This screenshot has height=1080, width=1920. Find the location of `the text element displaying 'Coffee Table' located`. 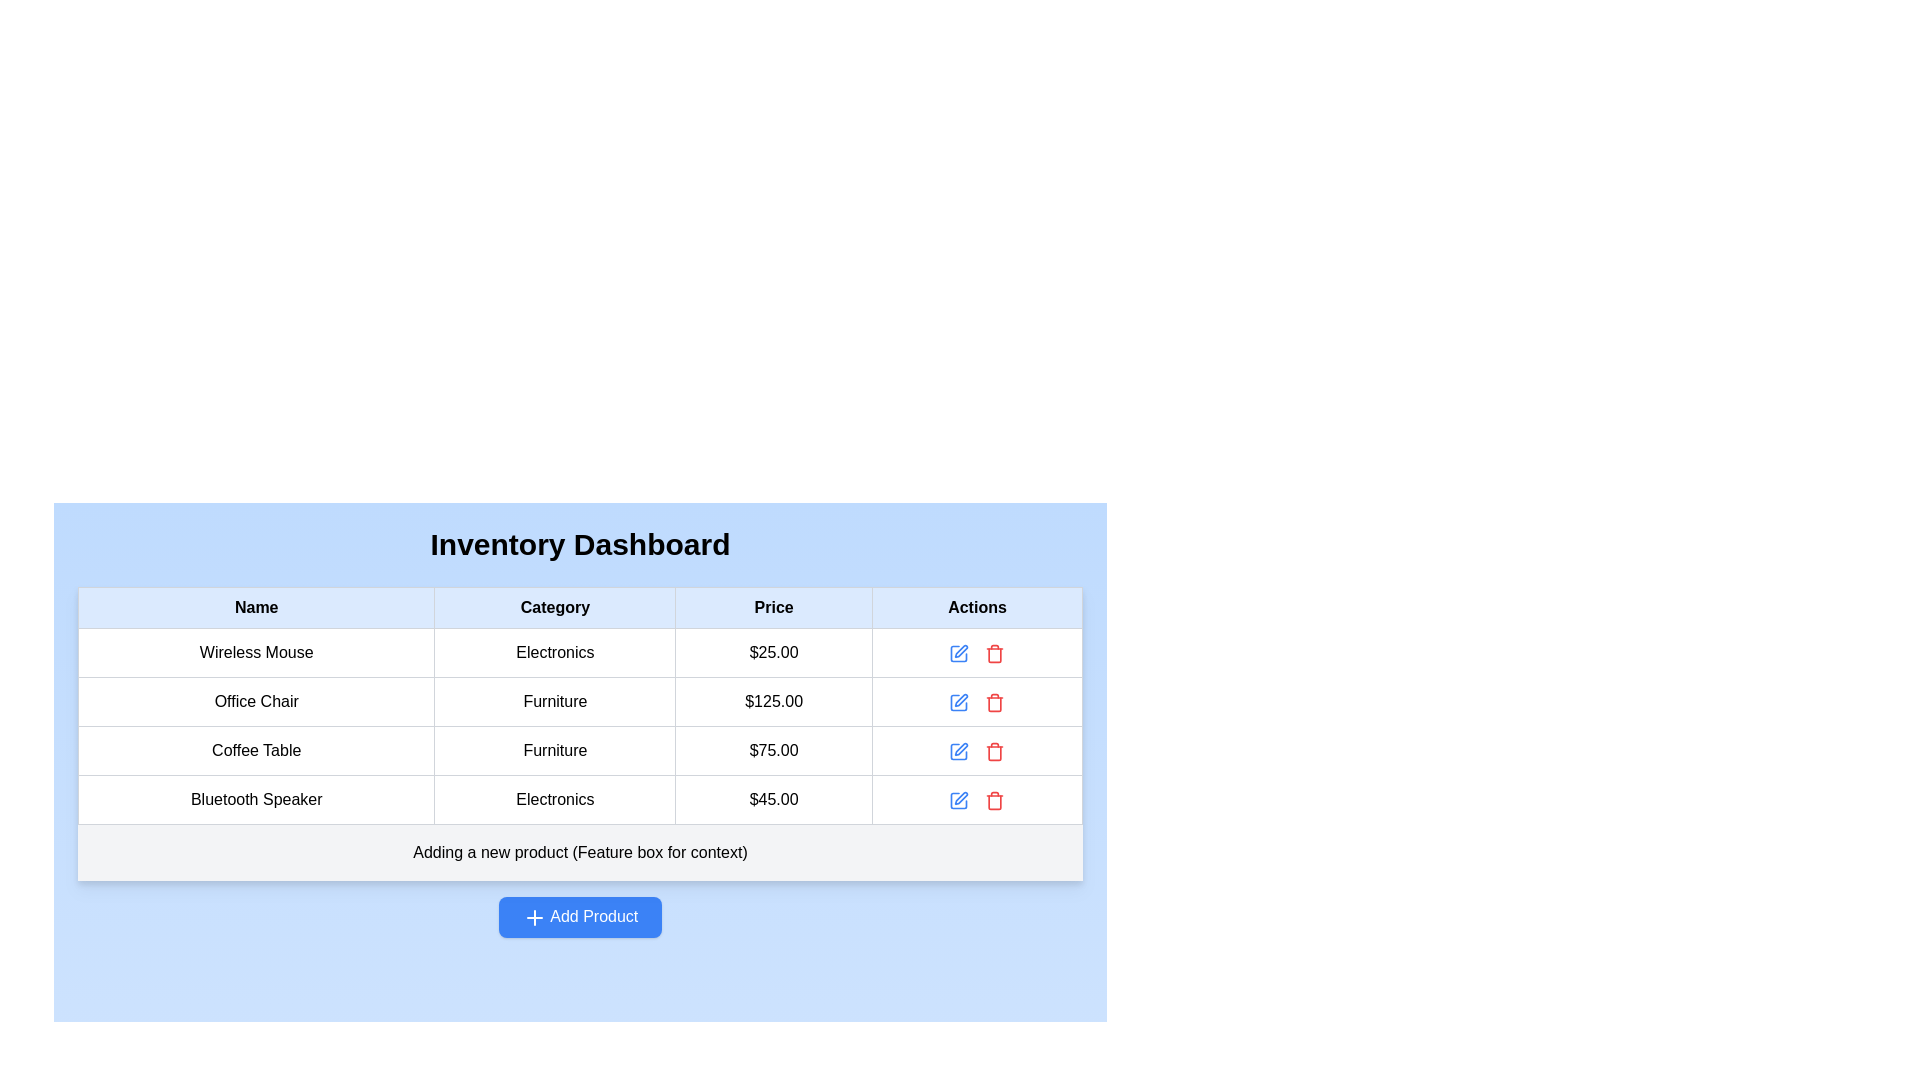

the text element displaying 'Coffee Table' located is located at coordinates (255, 751).